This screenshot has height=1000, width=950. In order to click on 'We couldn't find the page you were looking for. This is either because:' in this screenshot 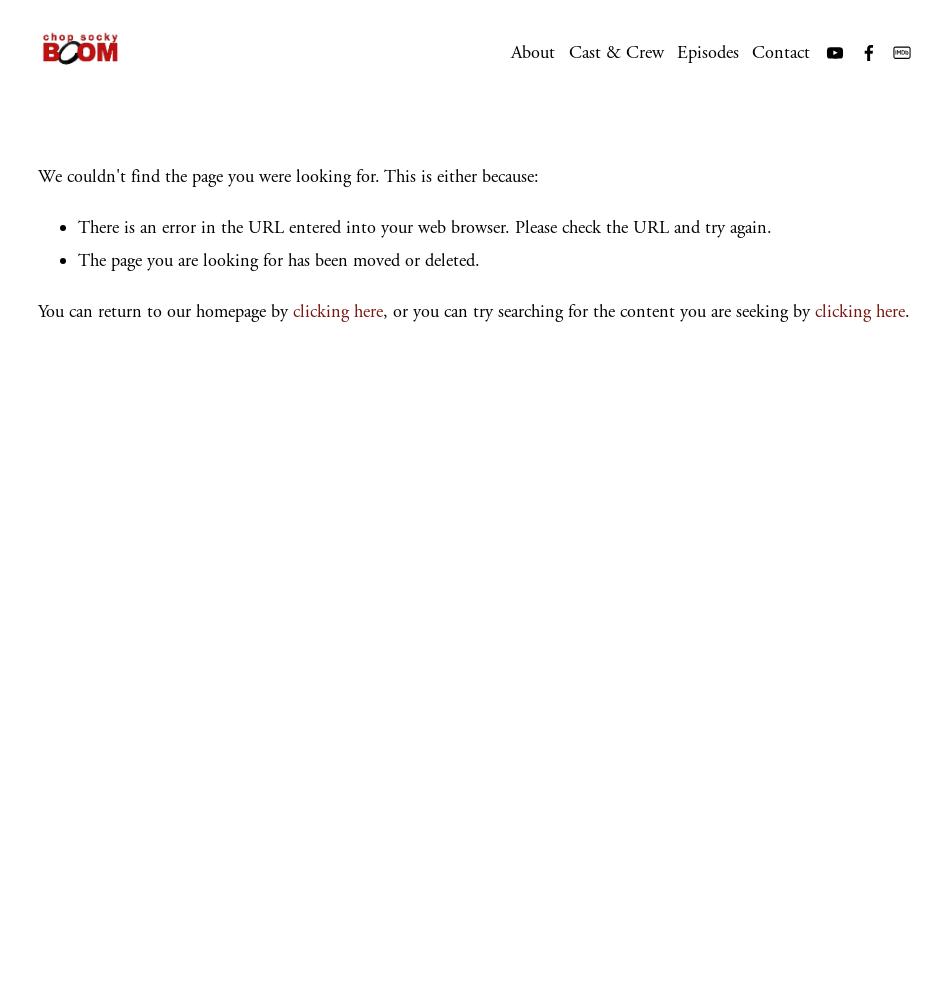, I will do `click(287, 175)`.